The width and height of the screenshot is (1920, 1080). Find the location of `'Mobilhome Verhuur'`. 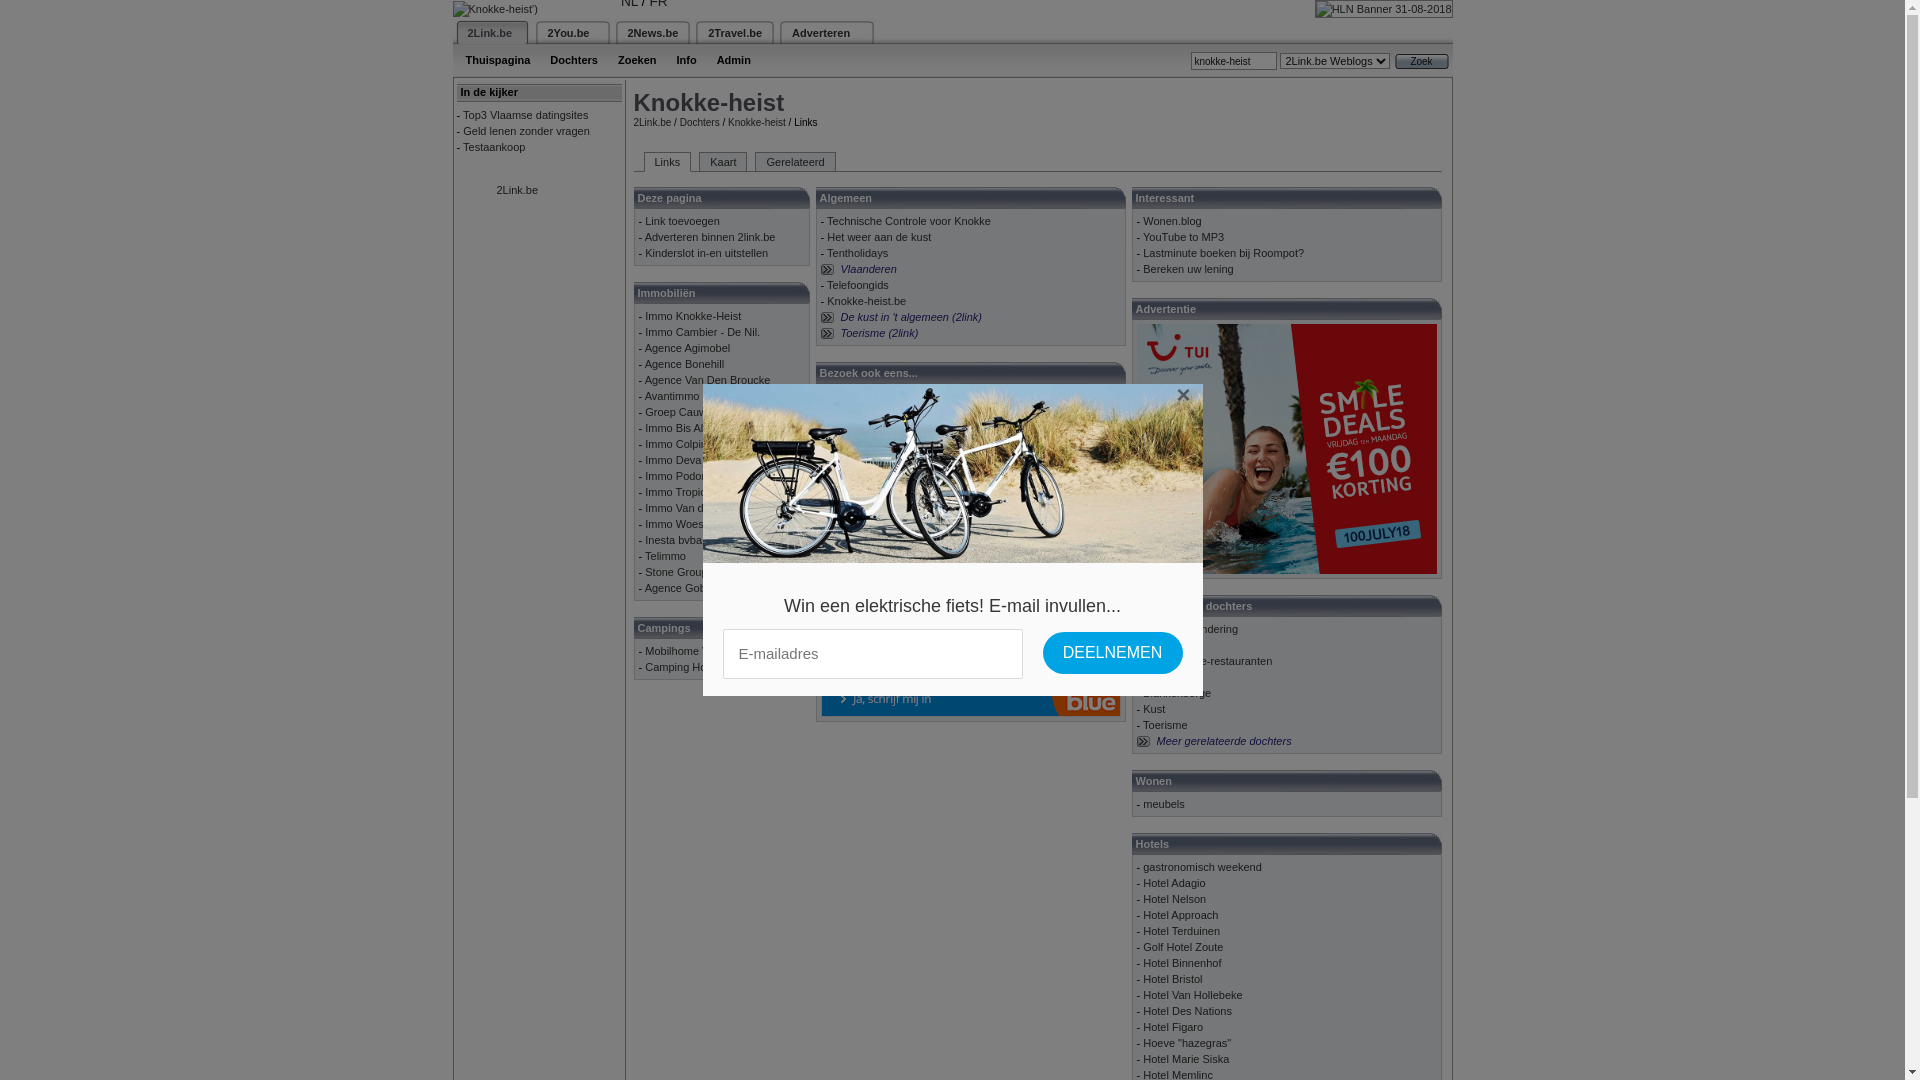

'Mobilhome Verhuur' is located at coordinates (692, 651).